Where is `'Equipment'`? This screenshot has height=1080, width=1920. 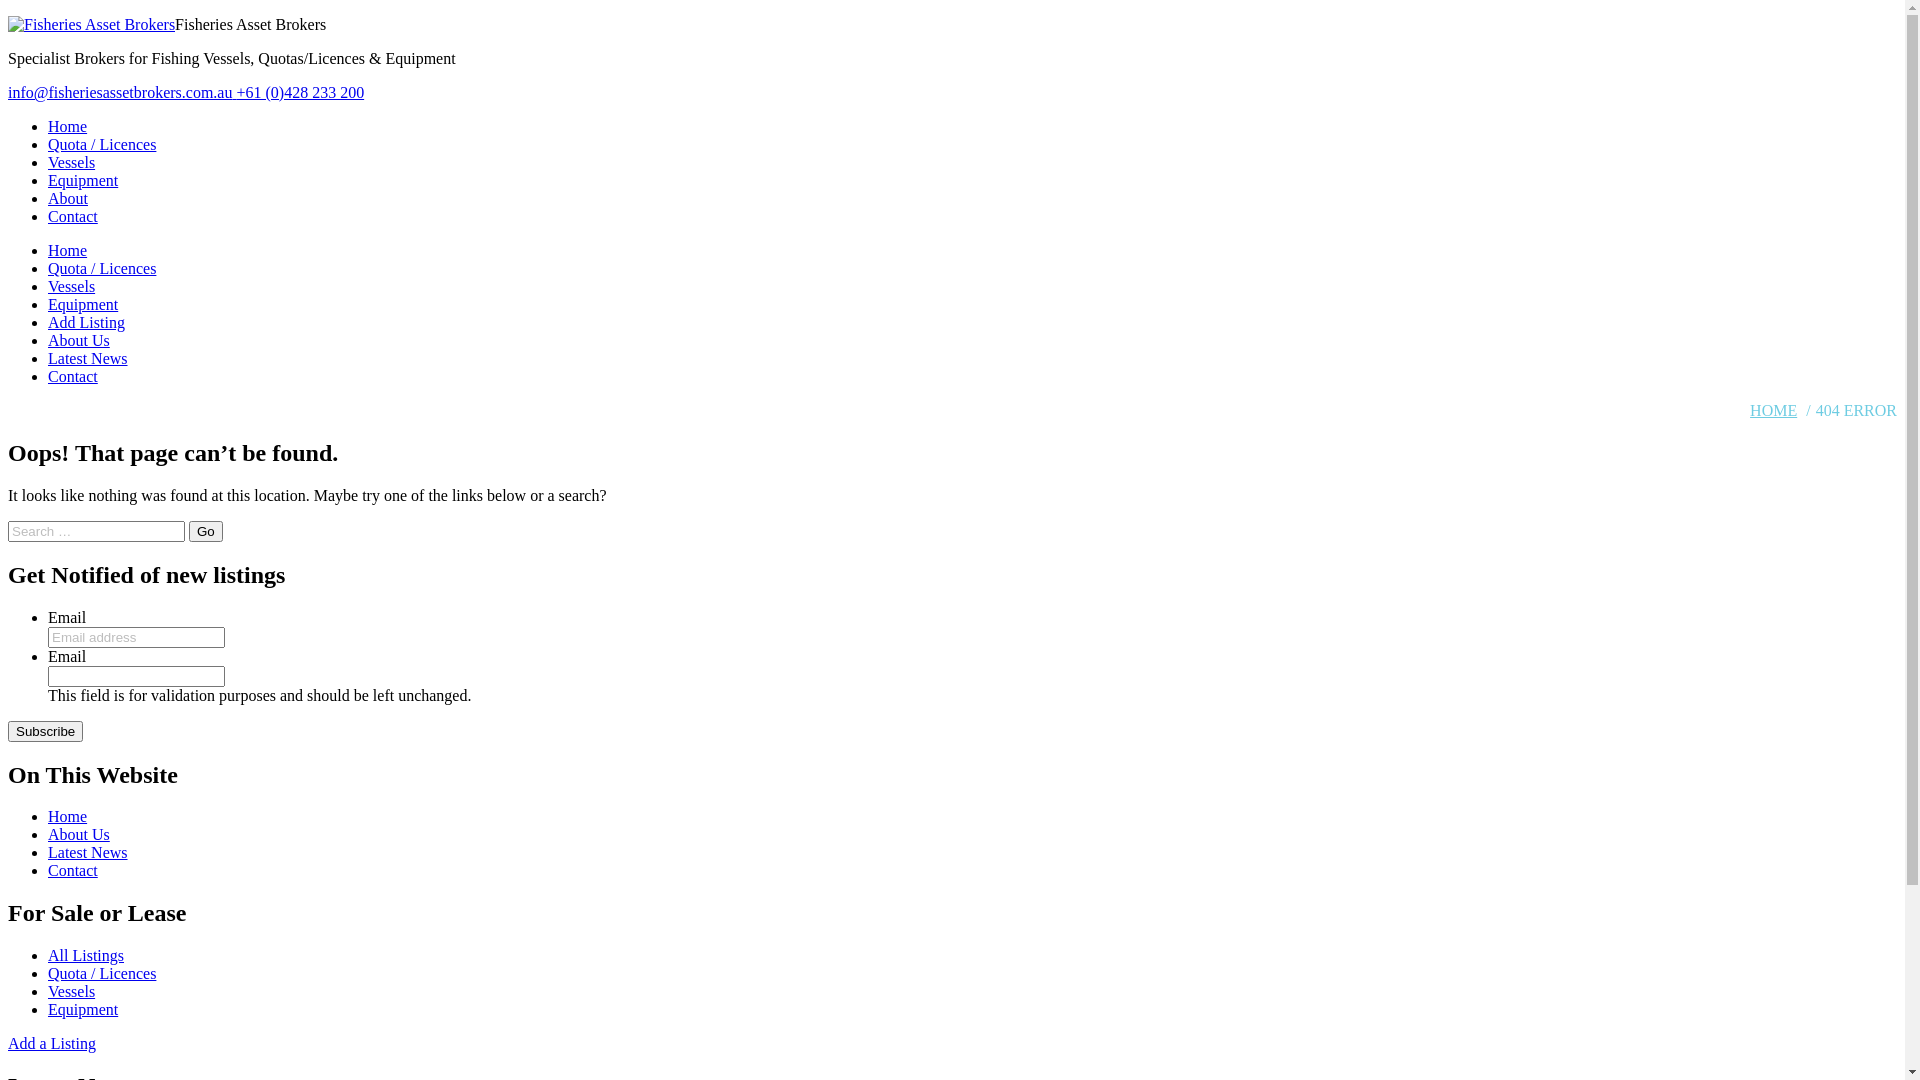
'Equipment' is located at coordinates (81, 1009).